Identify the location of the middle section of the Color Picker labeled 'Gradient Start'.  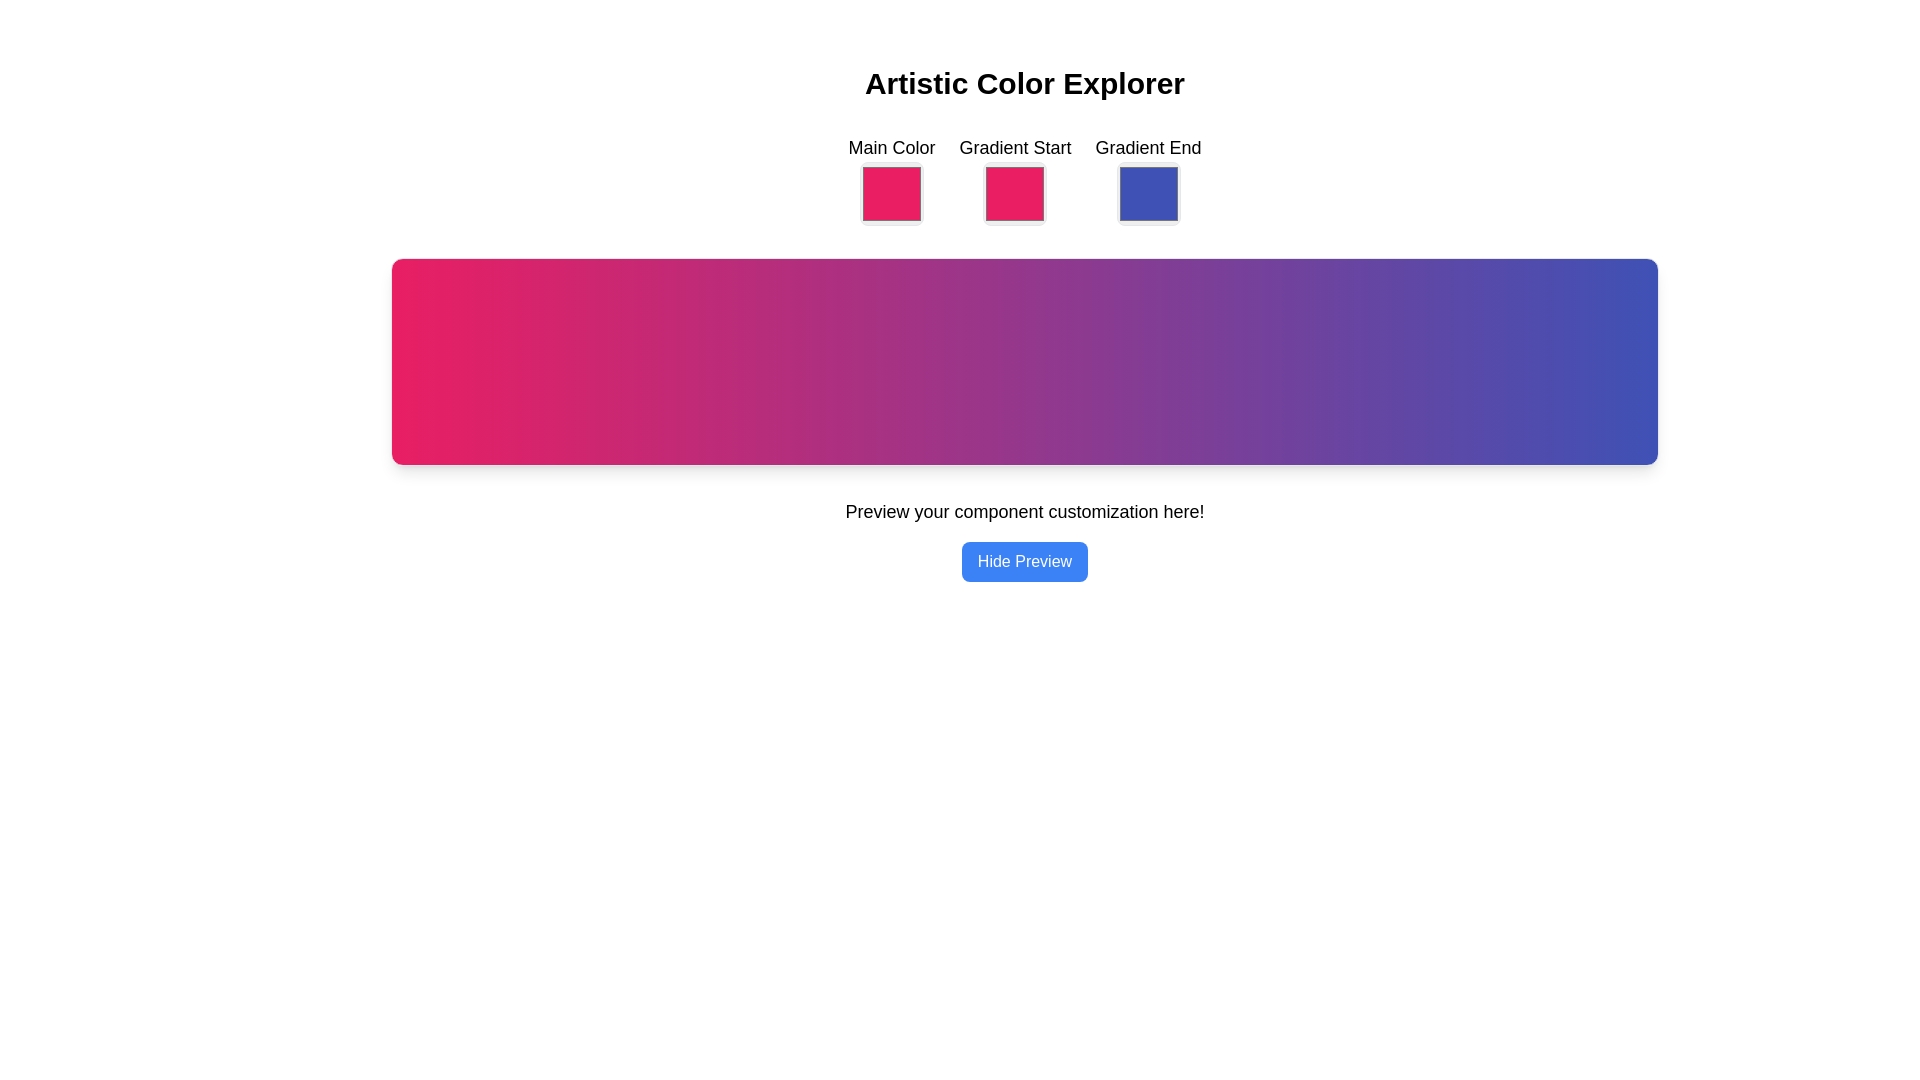
(1024, 180).